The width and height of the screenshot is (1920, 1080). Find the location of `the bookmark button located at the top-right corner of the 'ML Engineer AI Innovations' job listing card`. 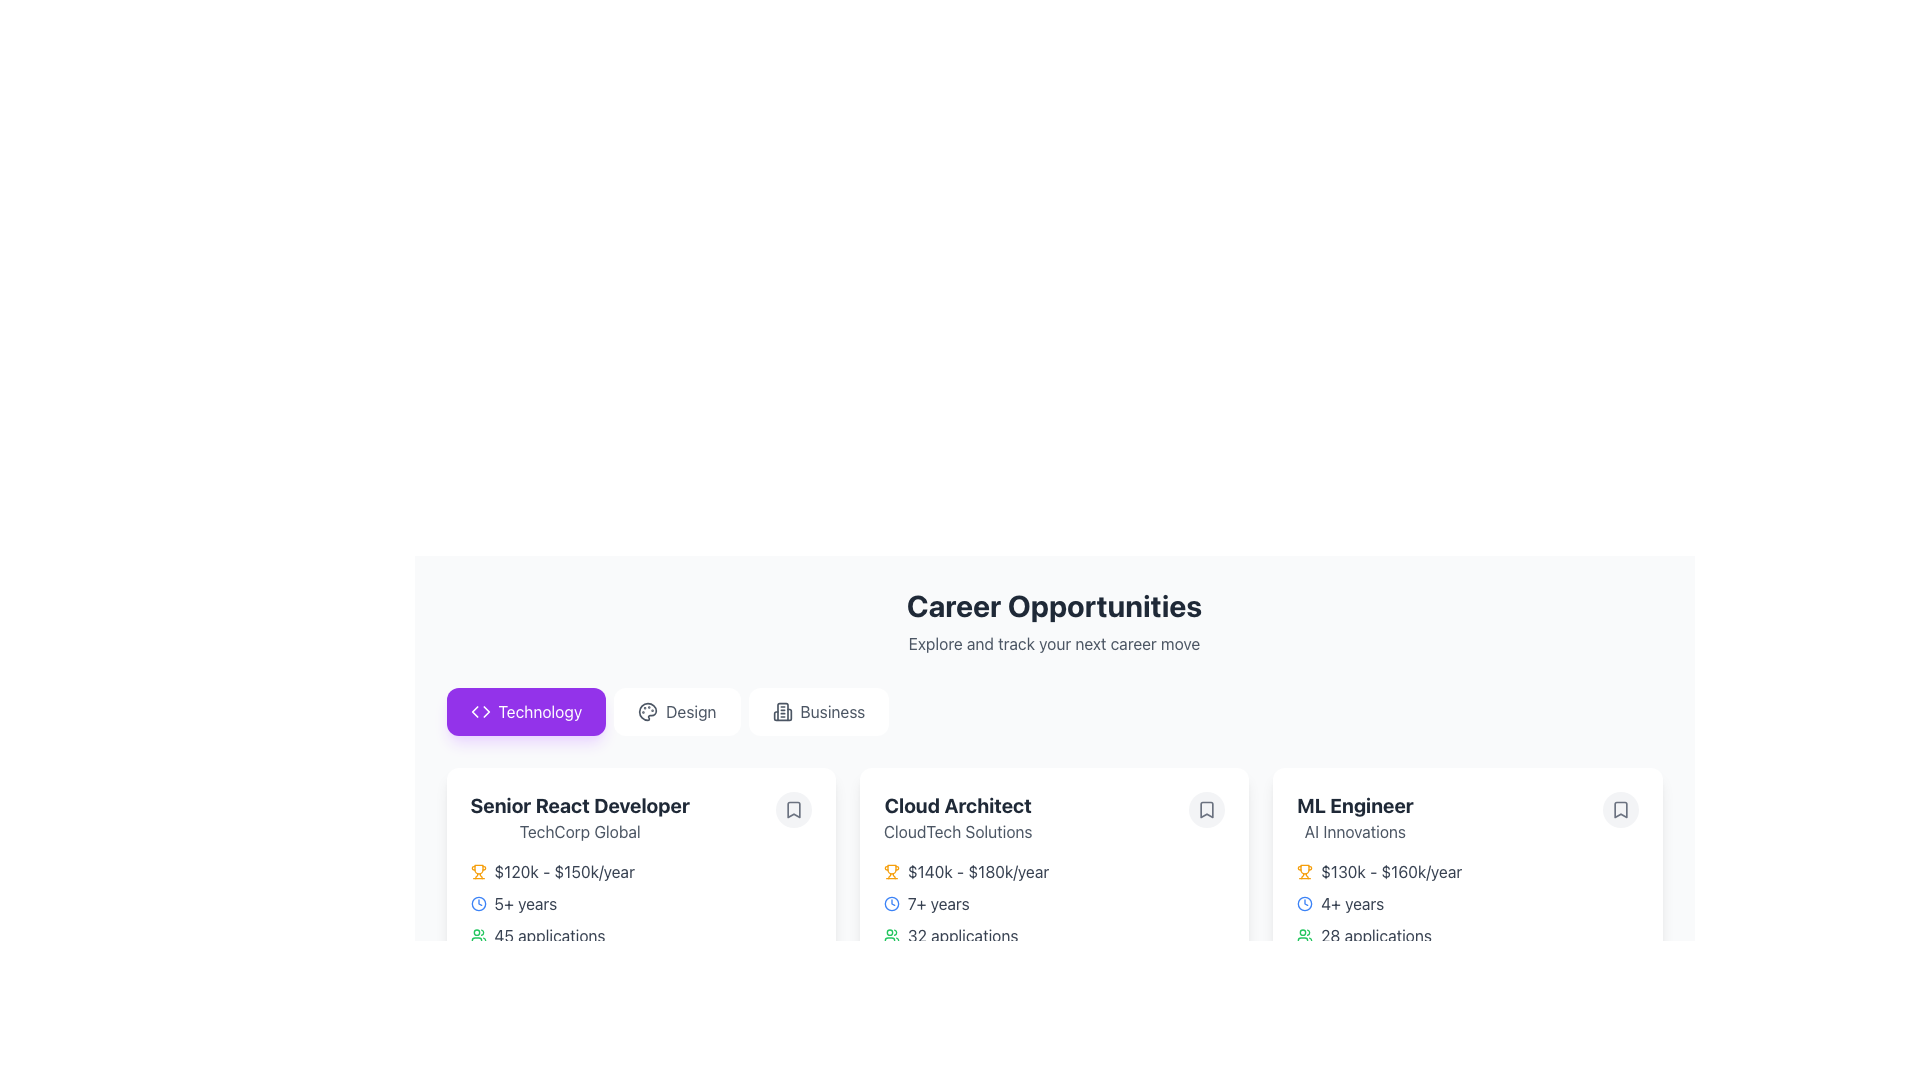

the bookmark button located at the top-right corner of the 'ML Engineer AI Innovations' job listing card is located at coordinates (1620, 810).